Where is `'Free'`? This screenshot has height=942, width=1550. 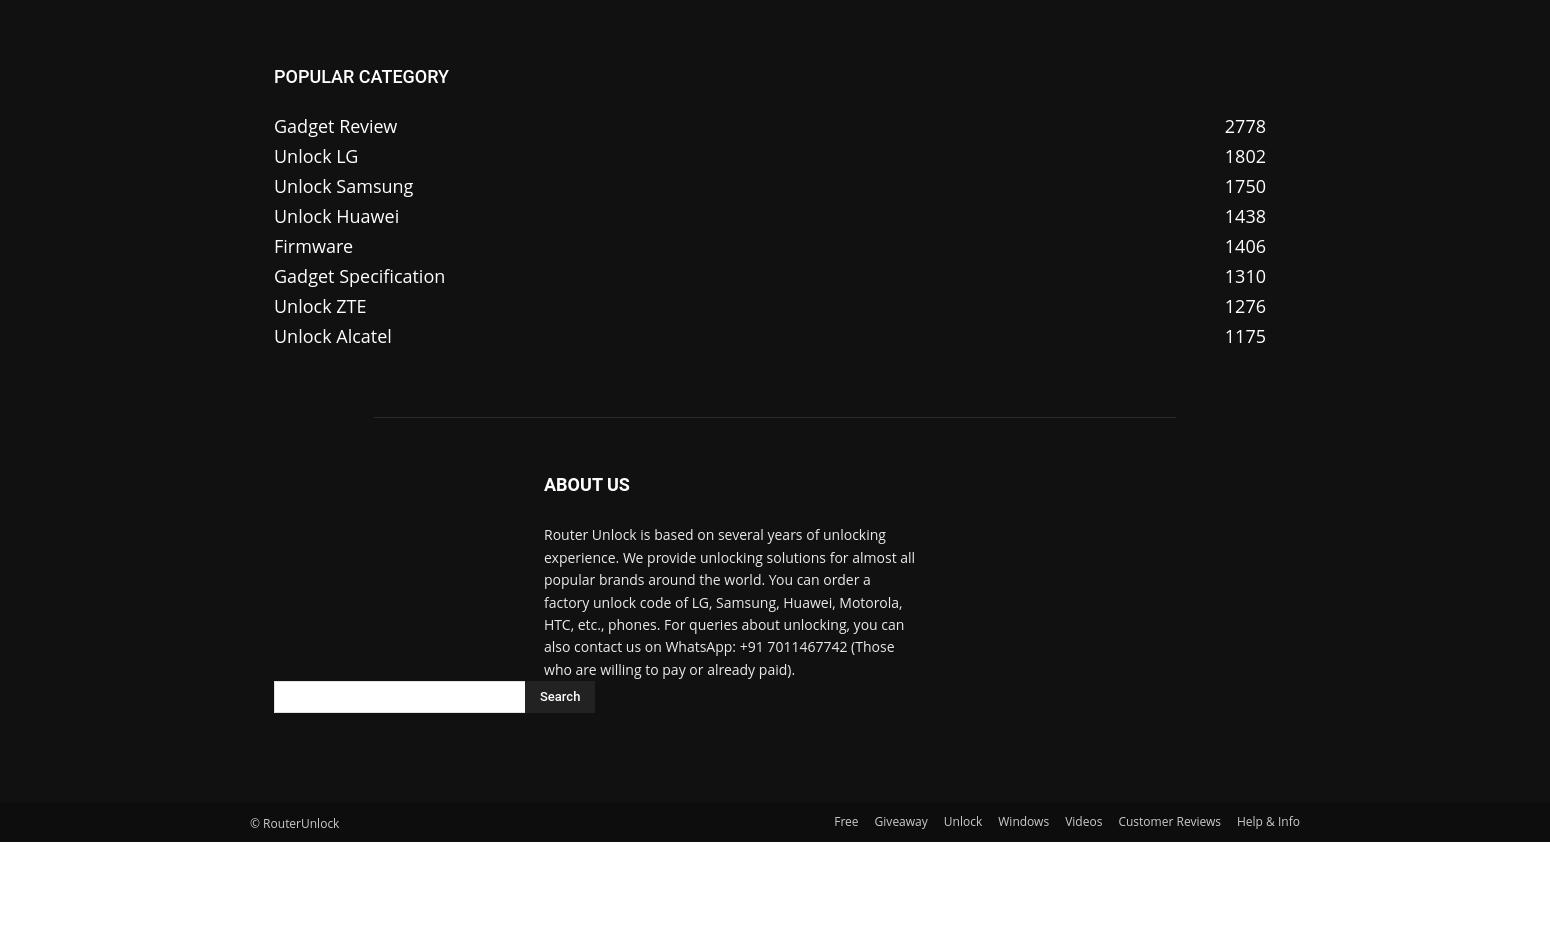 'Free' is located at coordinates (844, 820).